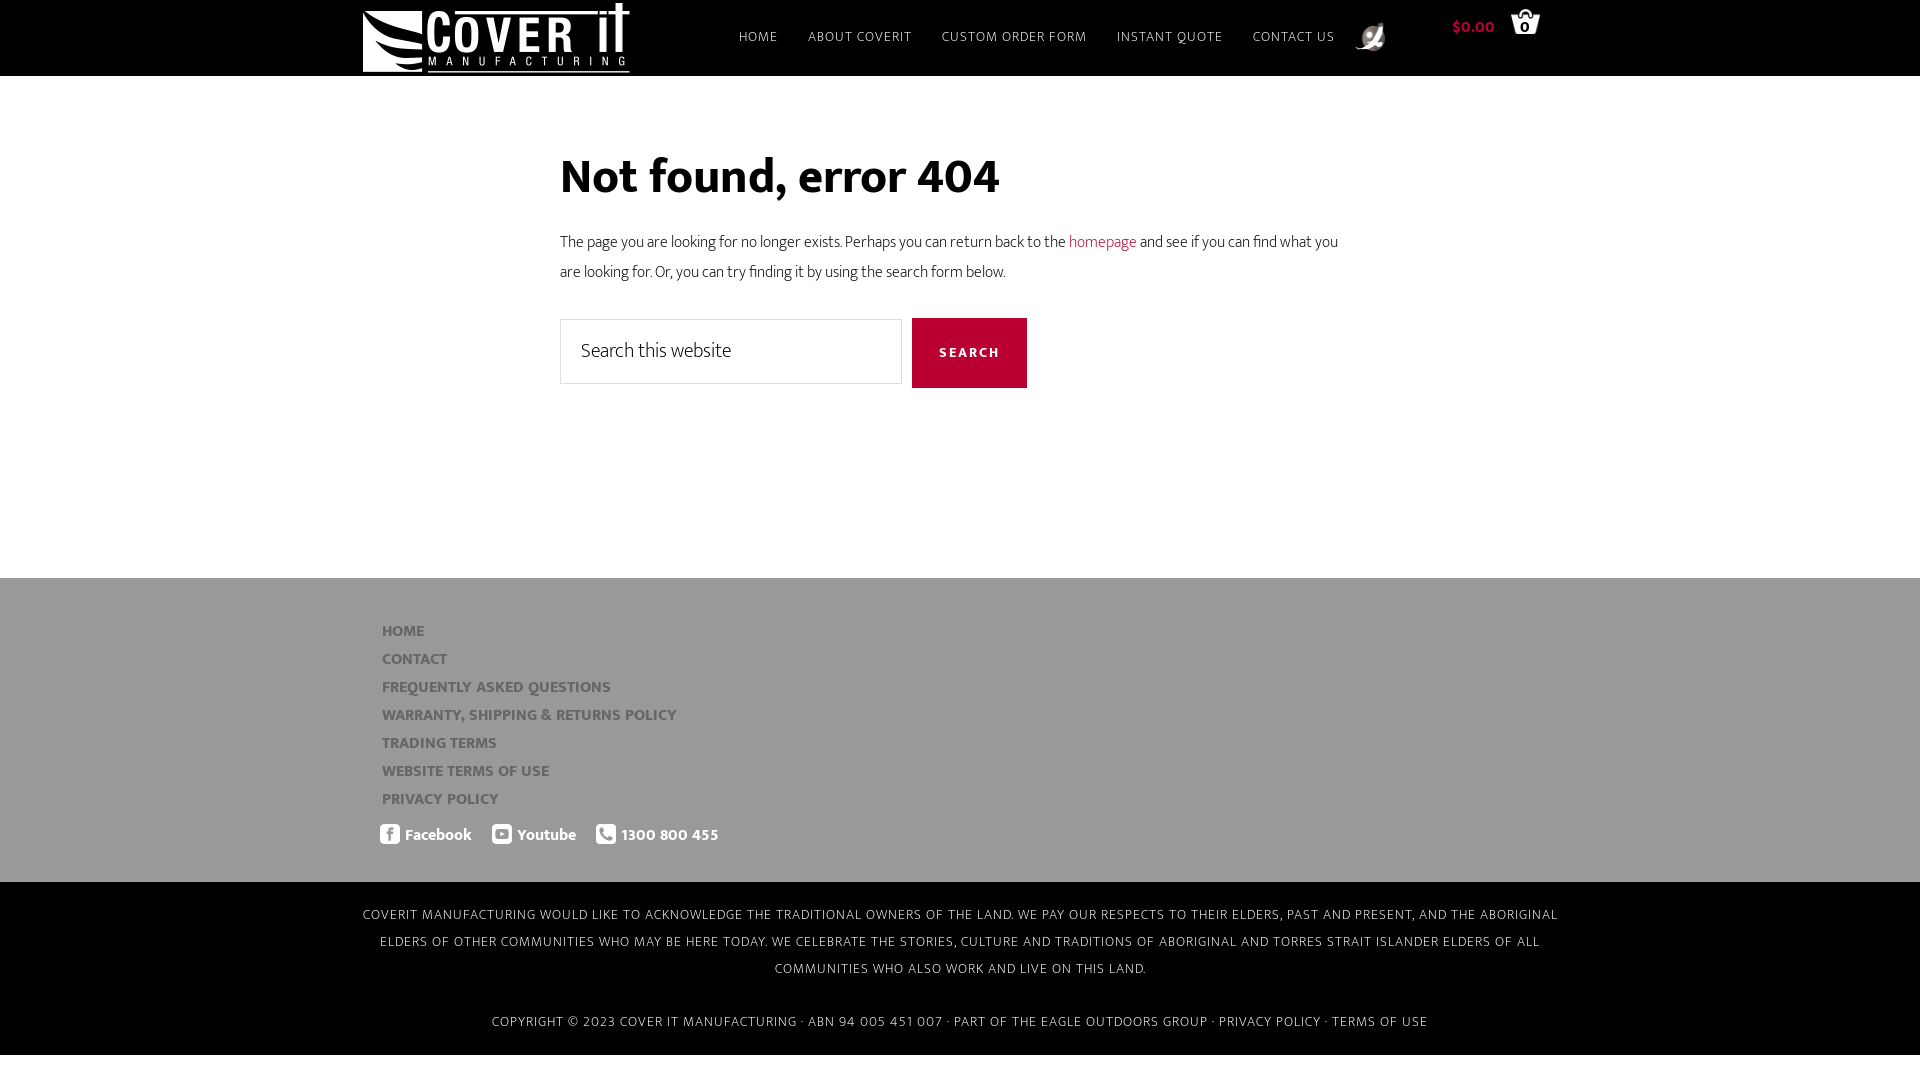  What do you see at coordinates (0, 0) in the screenshot?
I see `'Skip to main content'` at bounding box center [0, 0].